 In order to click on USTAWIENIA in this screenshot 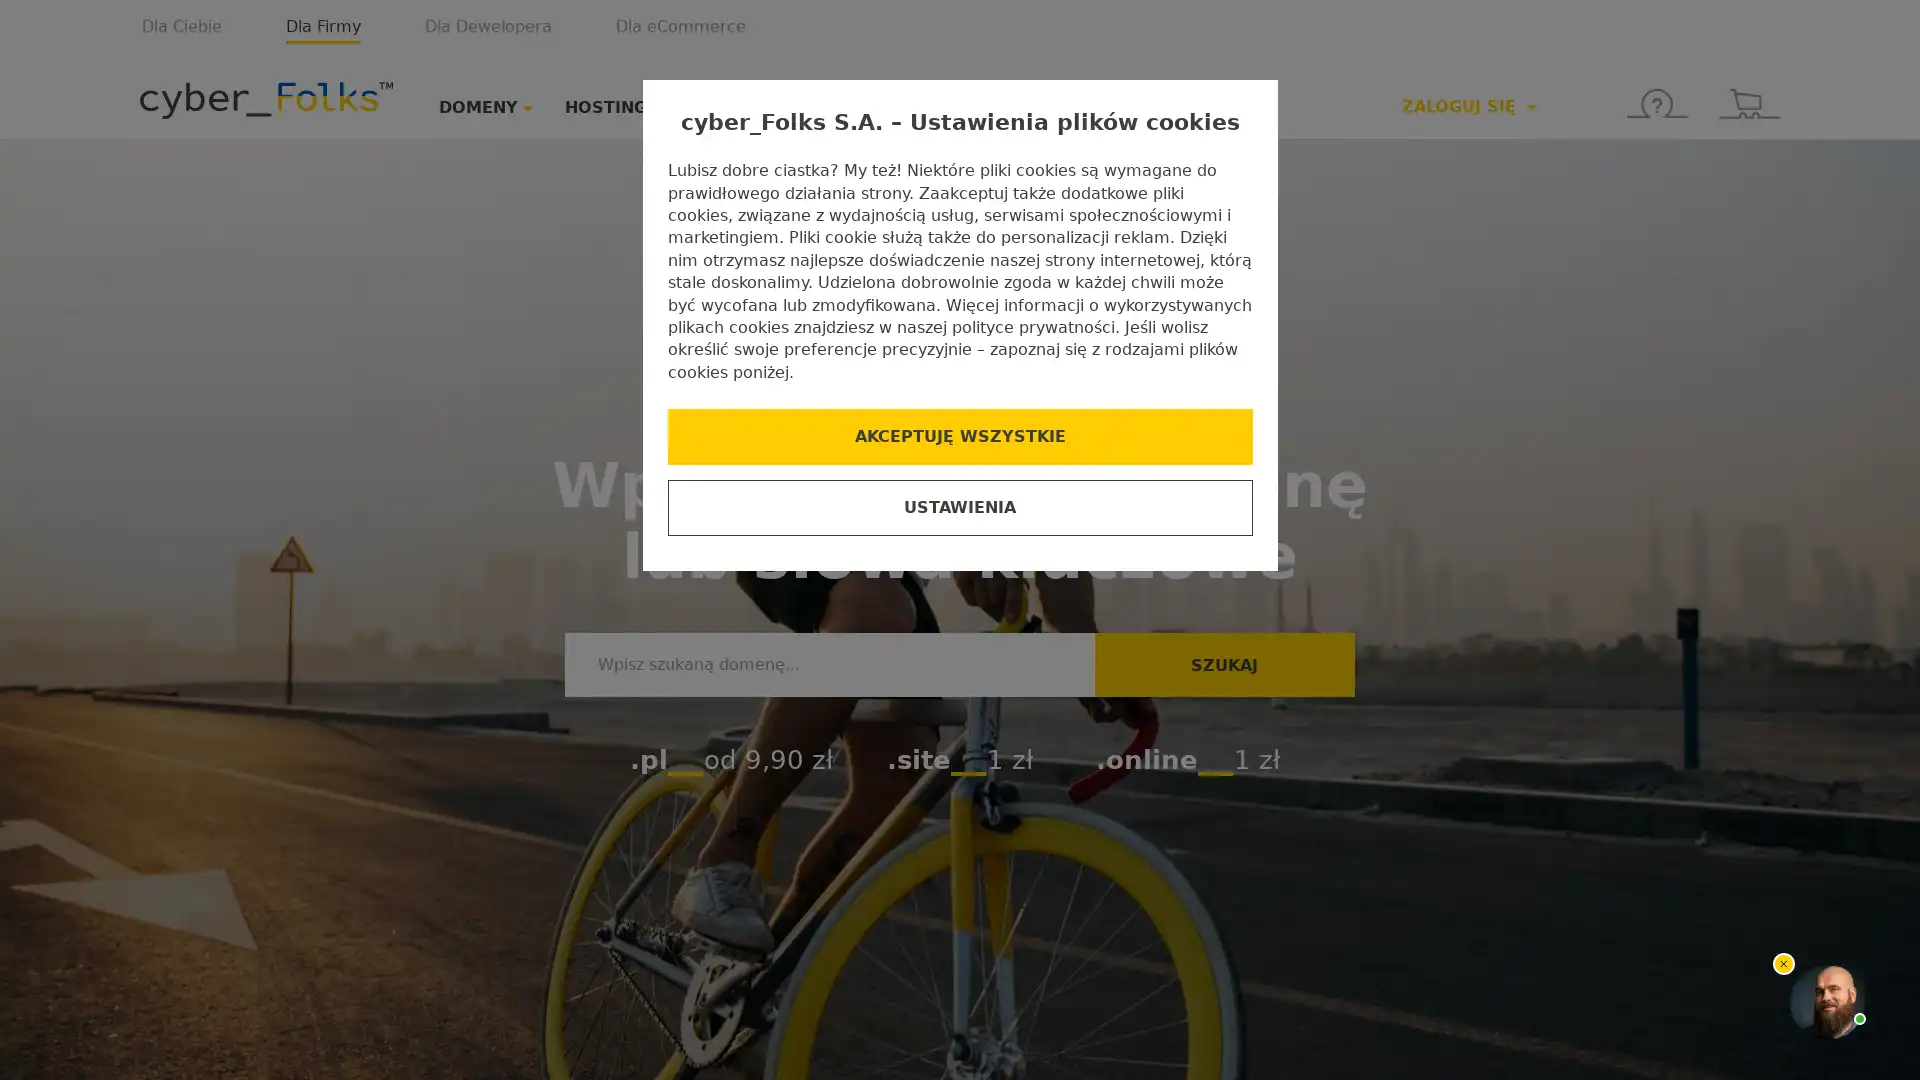, I will do `click(958, 507)`.